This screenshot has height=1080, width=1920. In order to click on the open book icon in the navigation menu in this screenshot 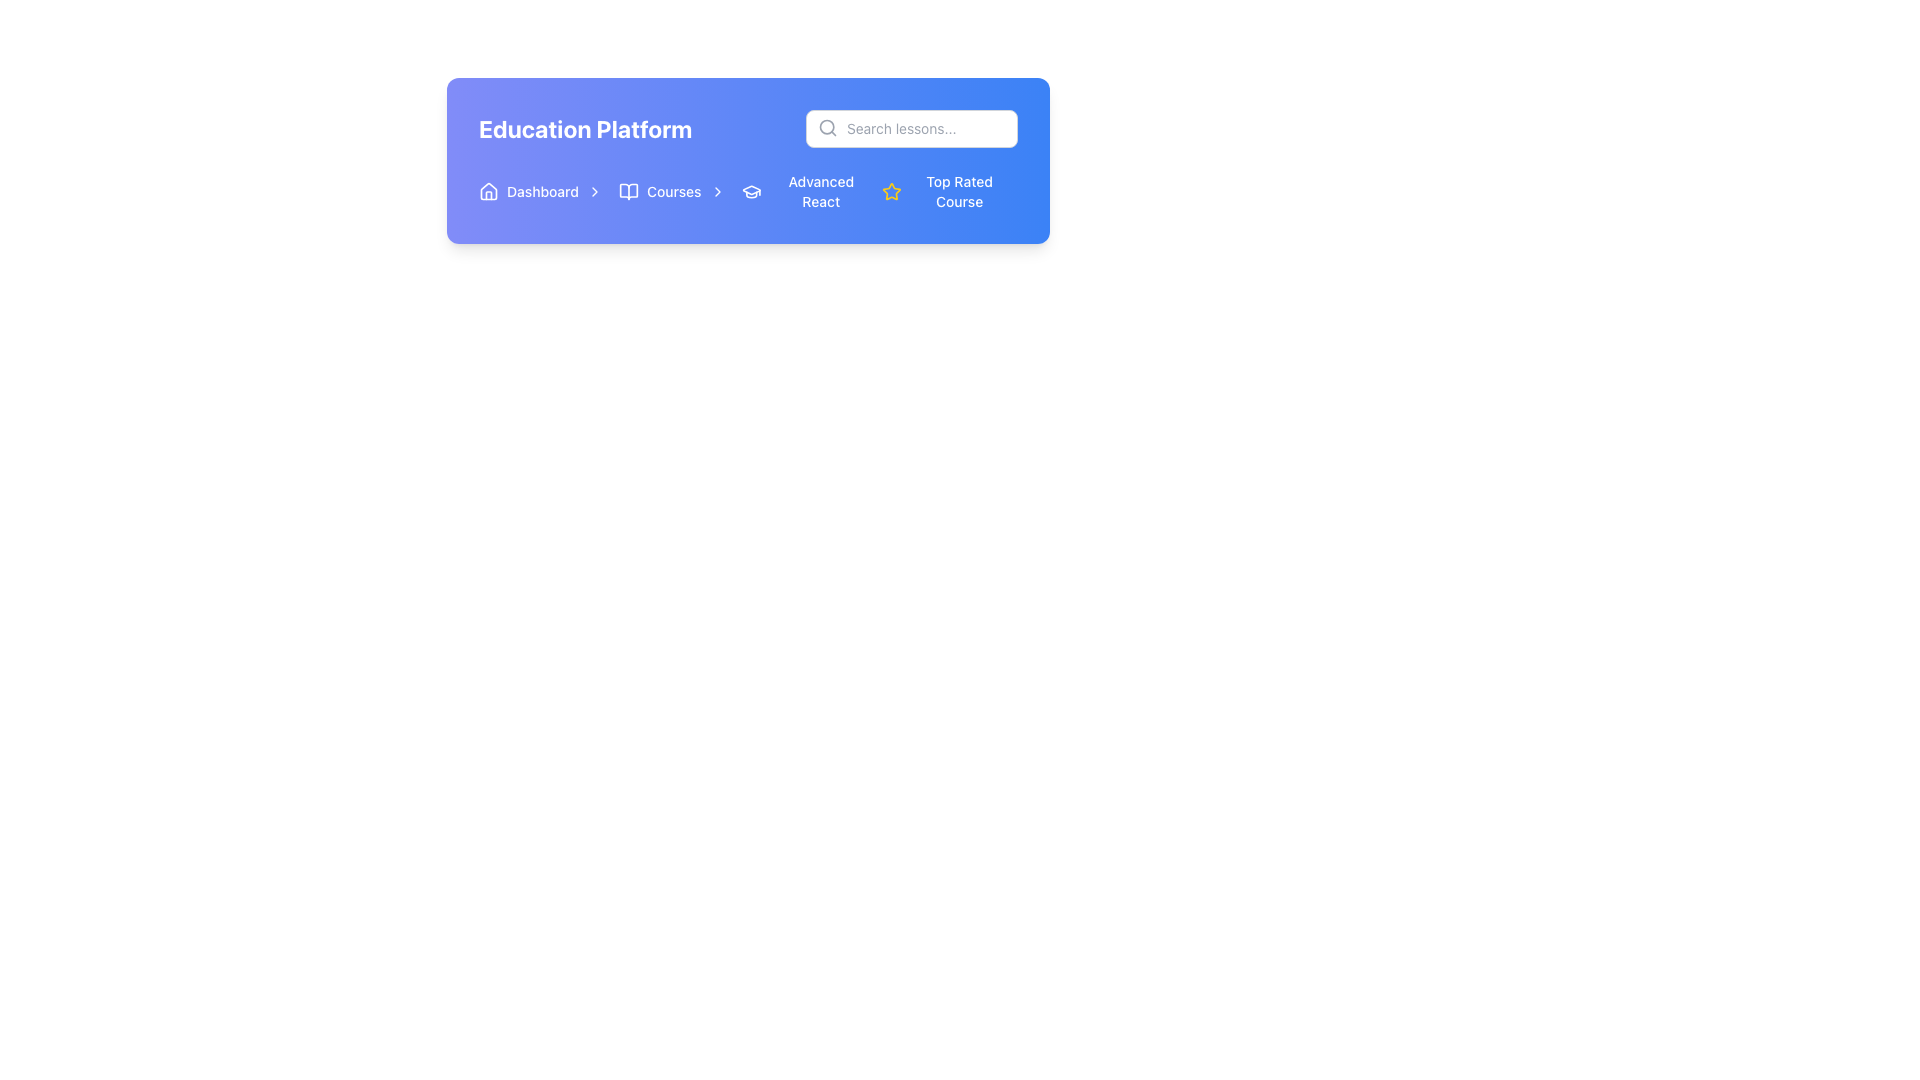, I will do `click(627, 192)`.